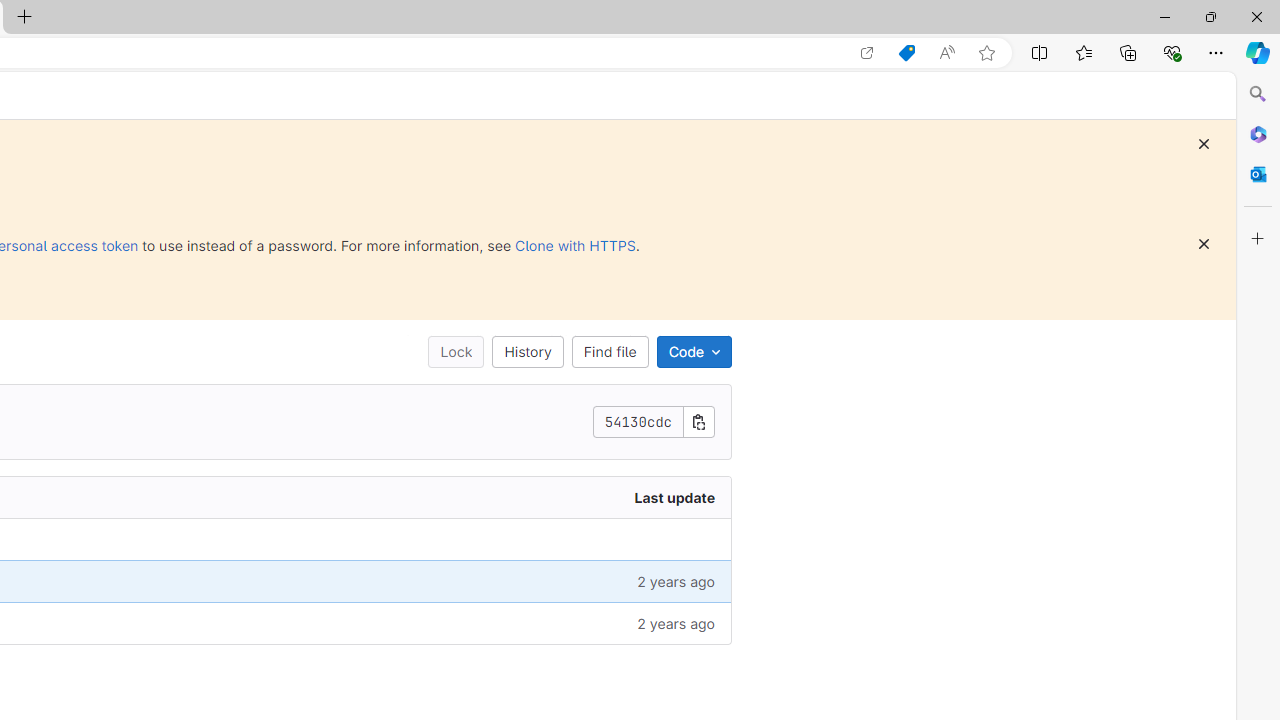  What do you see at coordinates (574, 244) in the screenshot?
I see `'Clone with HTTPS'` at bounding box center [574, 244].